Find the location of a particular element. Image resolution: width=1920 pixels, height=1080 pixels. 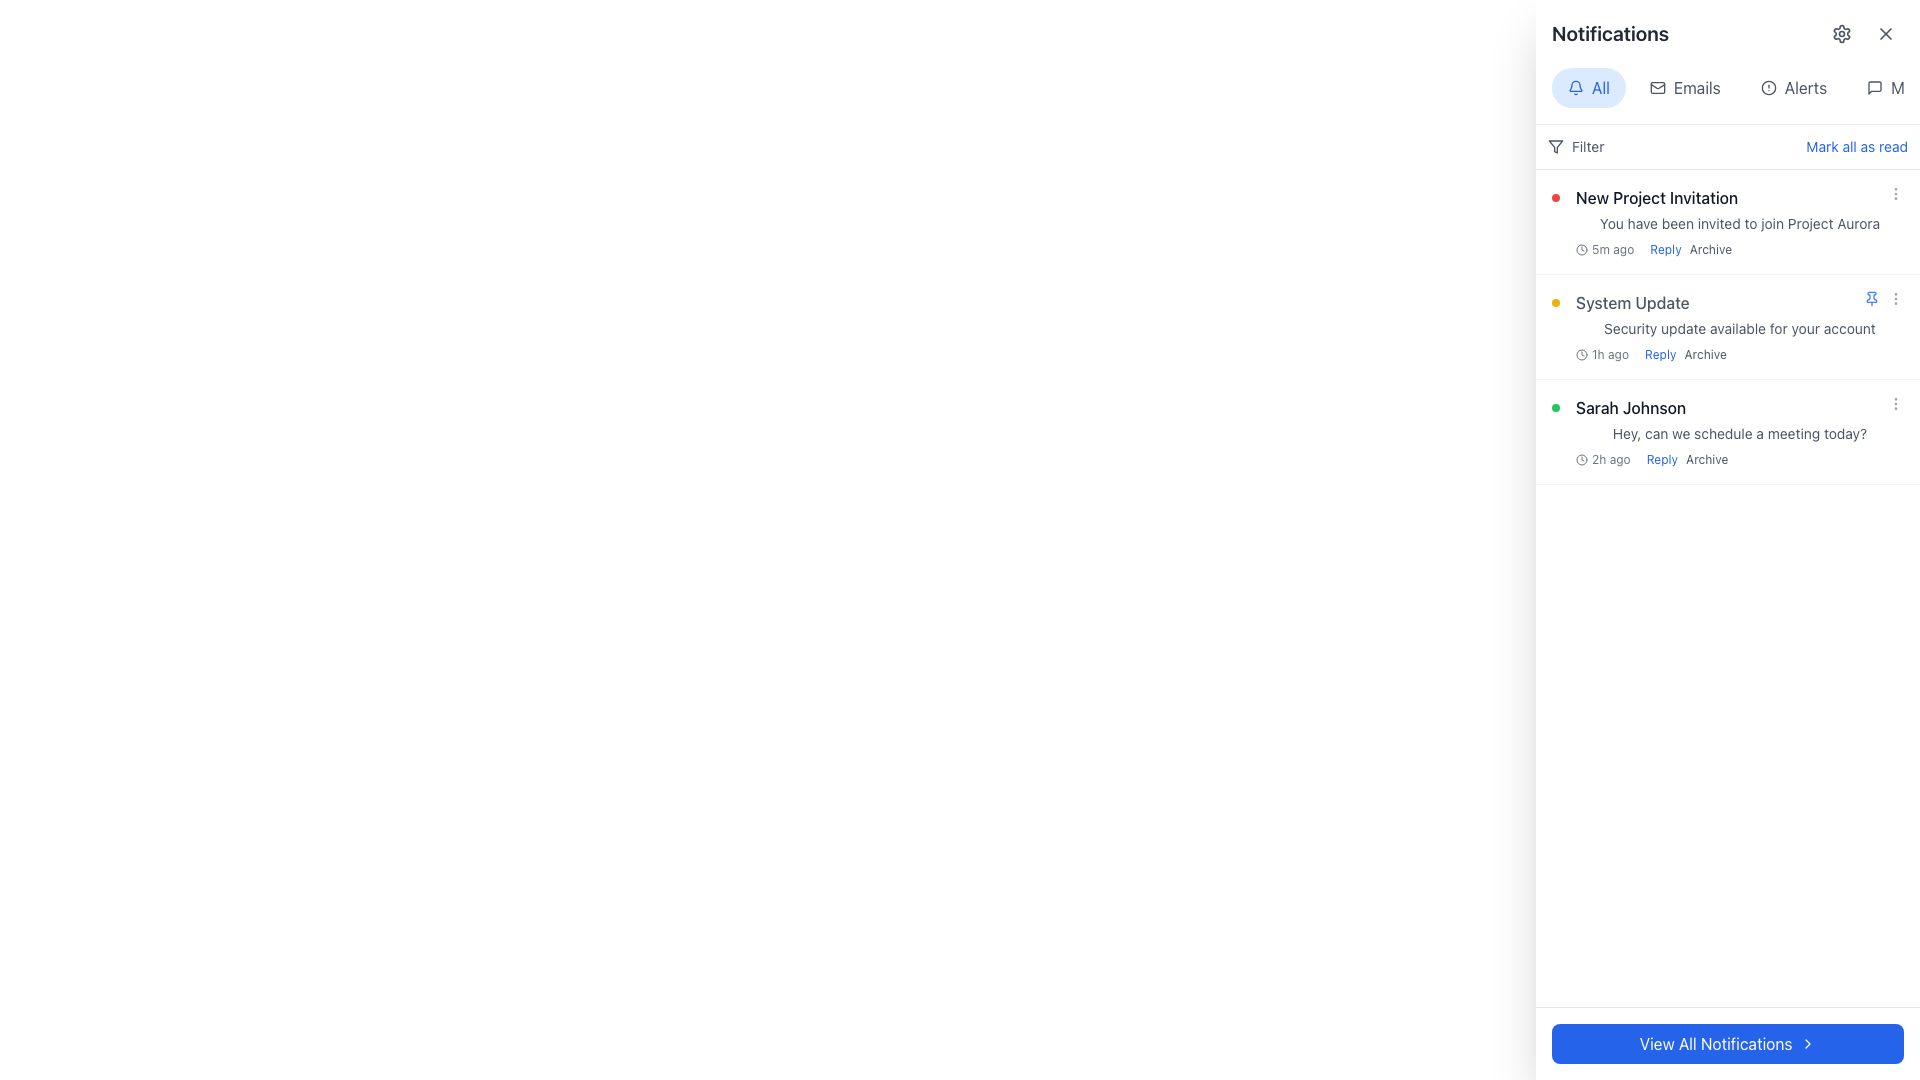

informative text label located in the 'New Project Invitation' section, positioned directly below the heading text is located at coordinates (1738, 223).